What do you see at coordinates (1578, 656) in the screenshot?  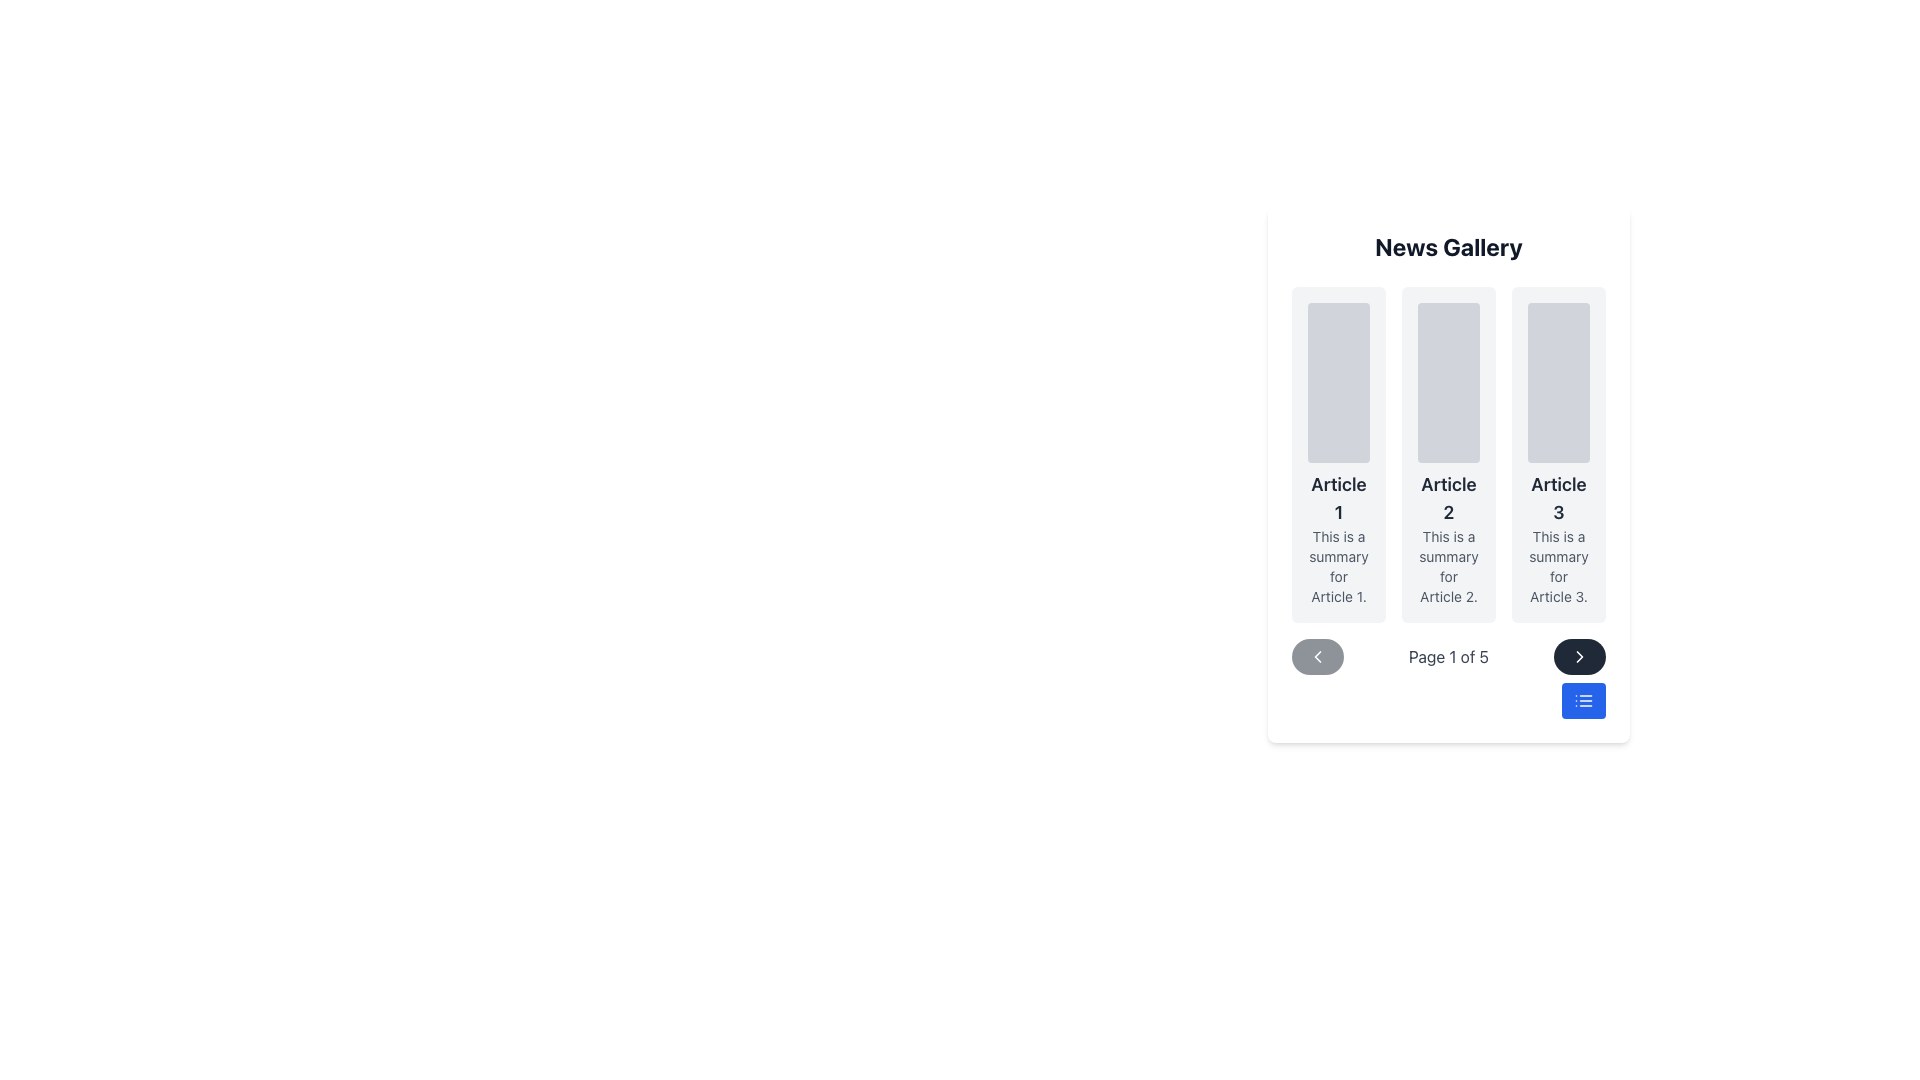 I see `the pagination control button located at the bottom right corner of the interface` at bounding box center [1578, 656].